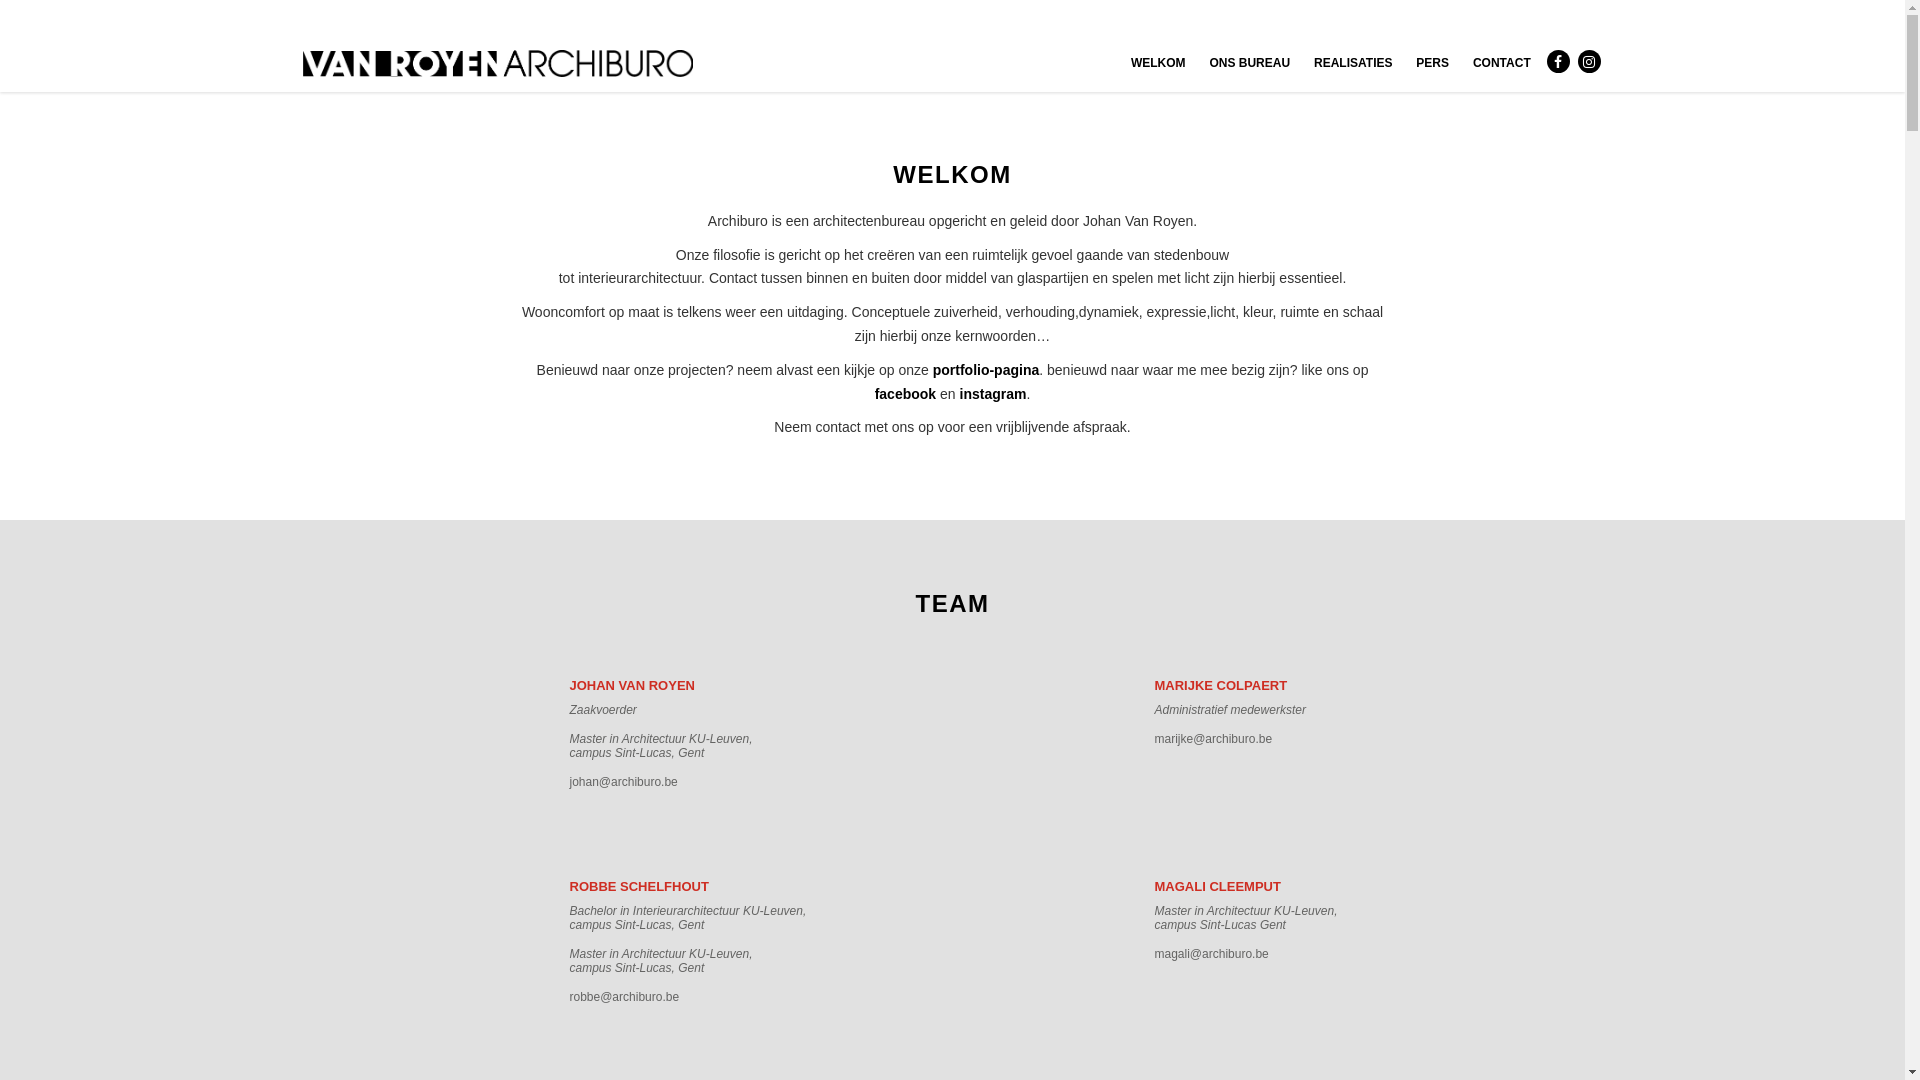  Describe the element at coordinates (1158, 62) in the screenshot. I see `'WELKOM'` at that location.